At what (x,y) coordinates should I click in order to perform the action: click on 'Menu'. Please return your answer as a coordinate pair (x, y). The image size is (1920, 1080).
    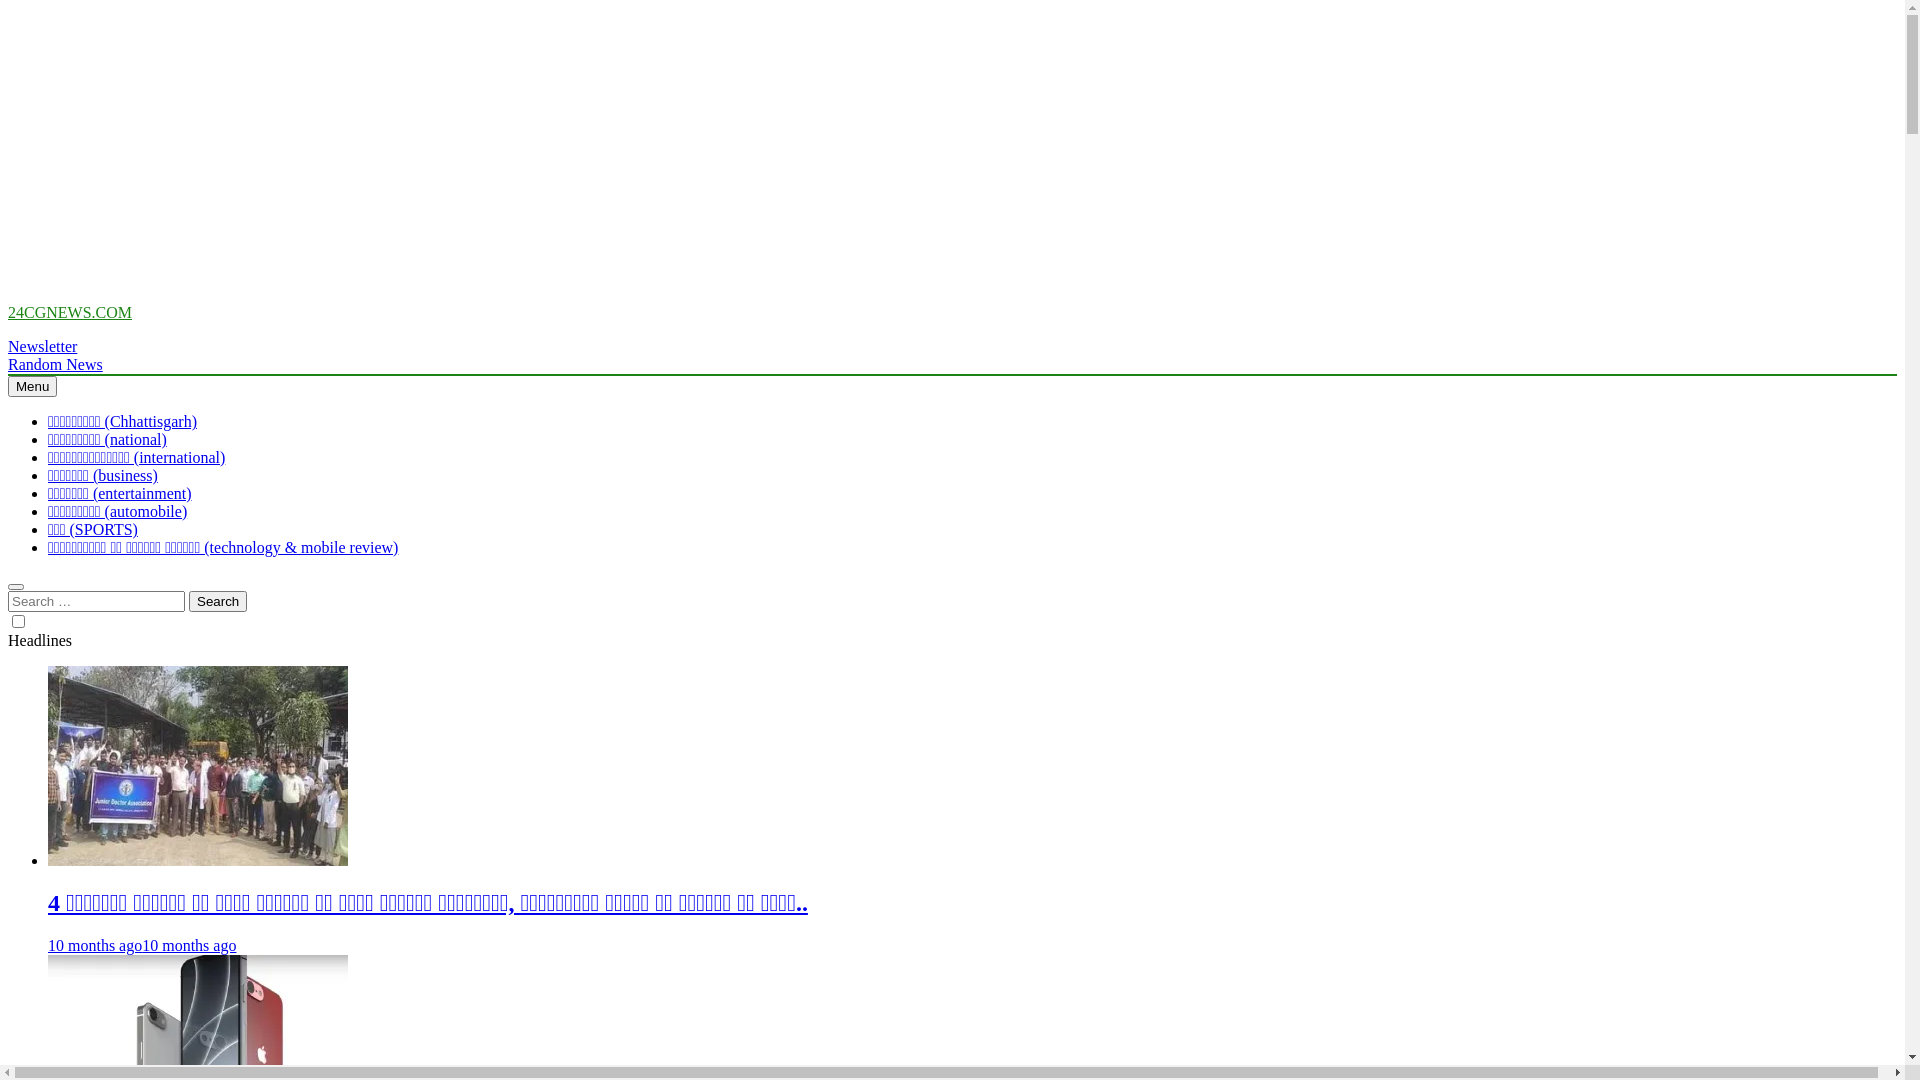
    Looking at the image, I should click on (32, 386).